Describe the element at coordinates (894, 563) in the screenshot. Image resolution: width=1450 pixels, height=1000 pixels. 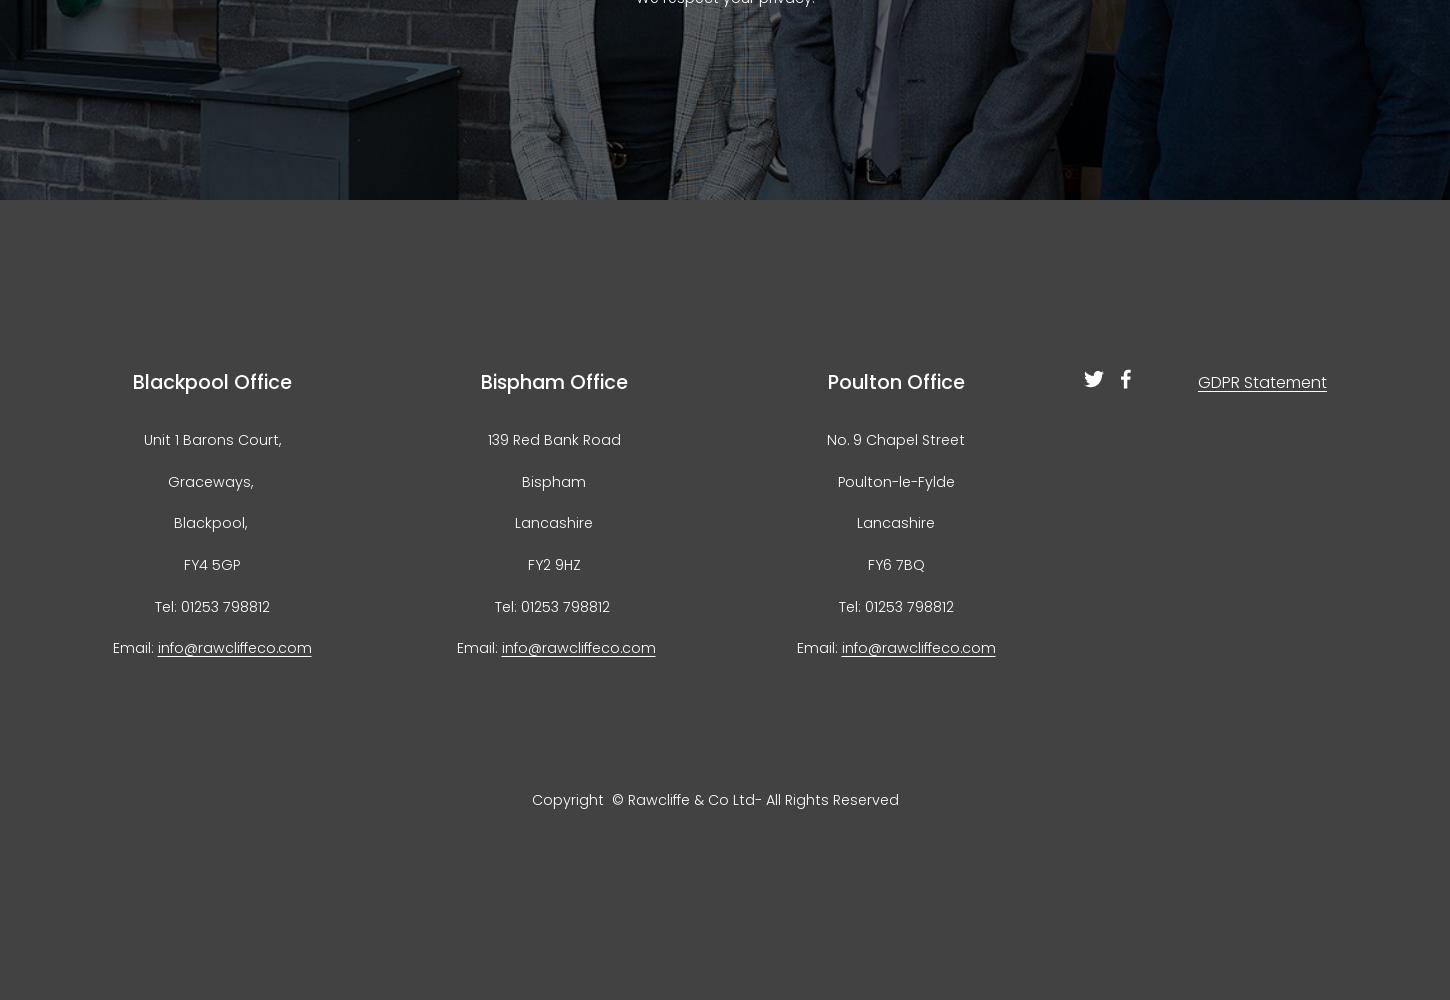
I see `'FY6 7BQ'` at that location.